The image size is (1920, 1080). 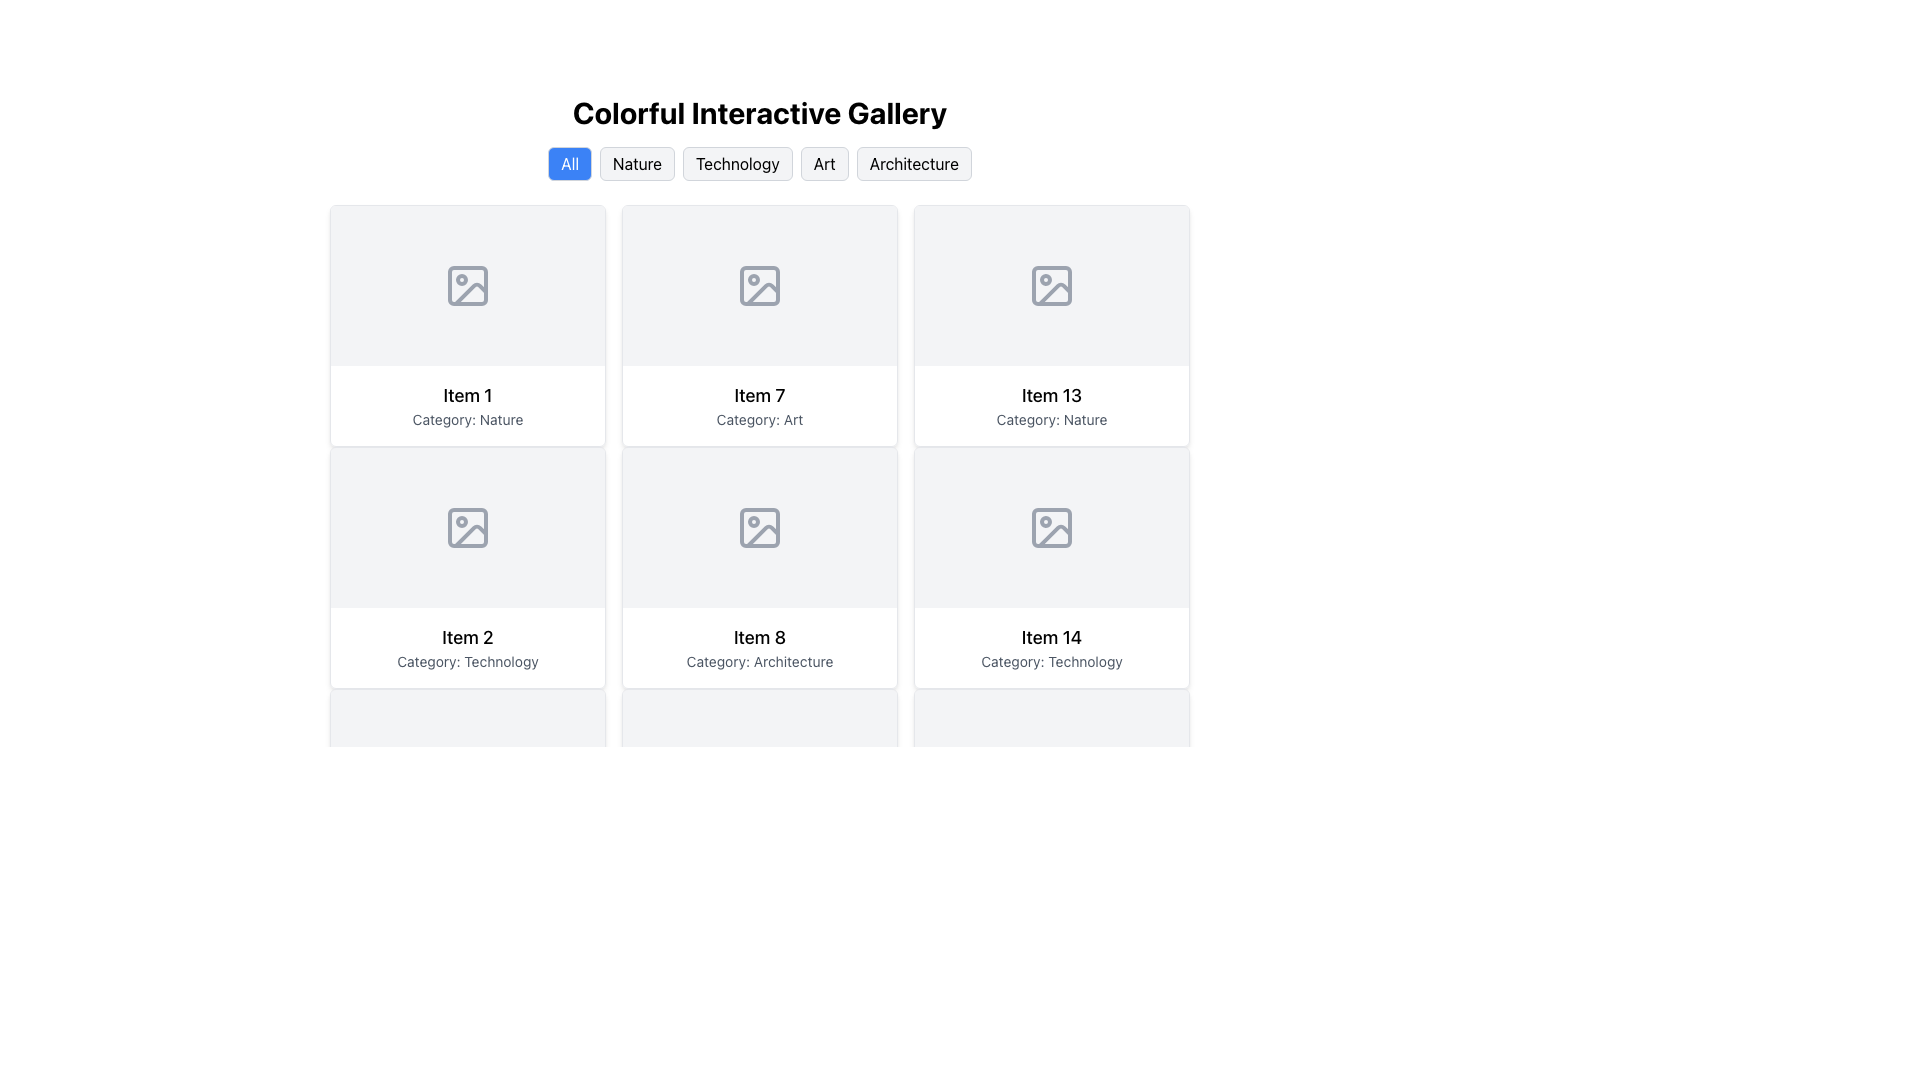 I want to click on the text label displaying 'Item 14' in the 'Technology' category, located in the fourth row, second column of the grid, so click(x=1050, y=648).